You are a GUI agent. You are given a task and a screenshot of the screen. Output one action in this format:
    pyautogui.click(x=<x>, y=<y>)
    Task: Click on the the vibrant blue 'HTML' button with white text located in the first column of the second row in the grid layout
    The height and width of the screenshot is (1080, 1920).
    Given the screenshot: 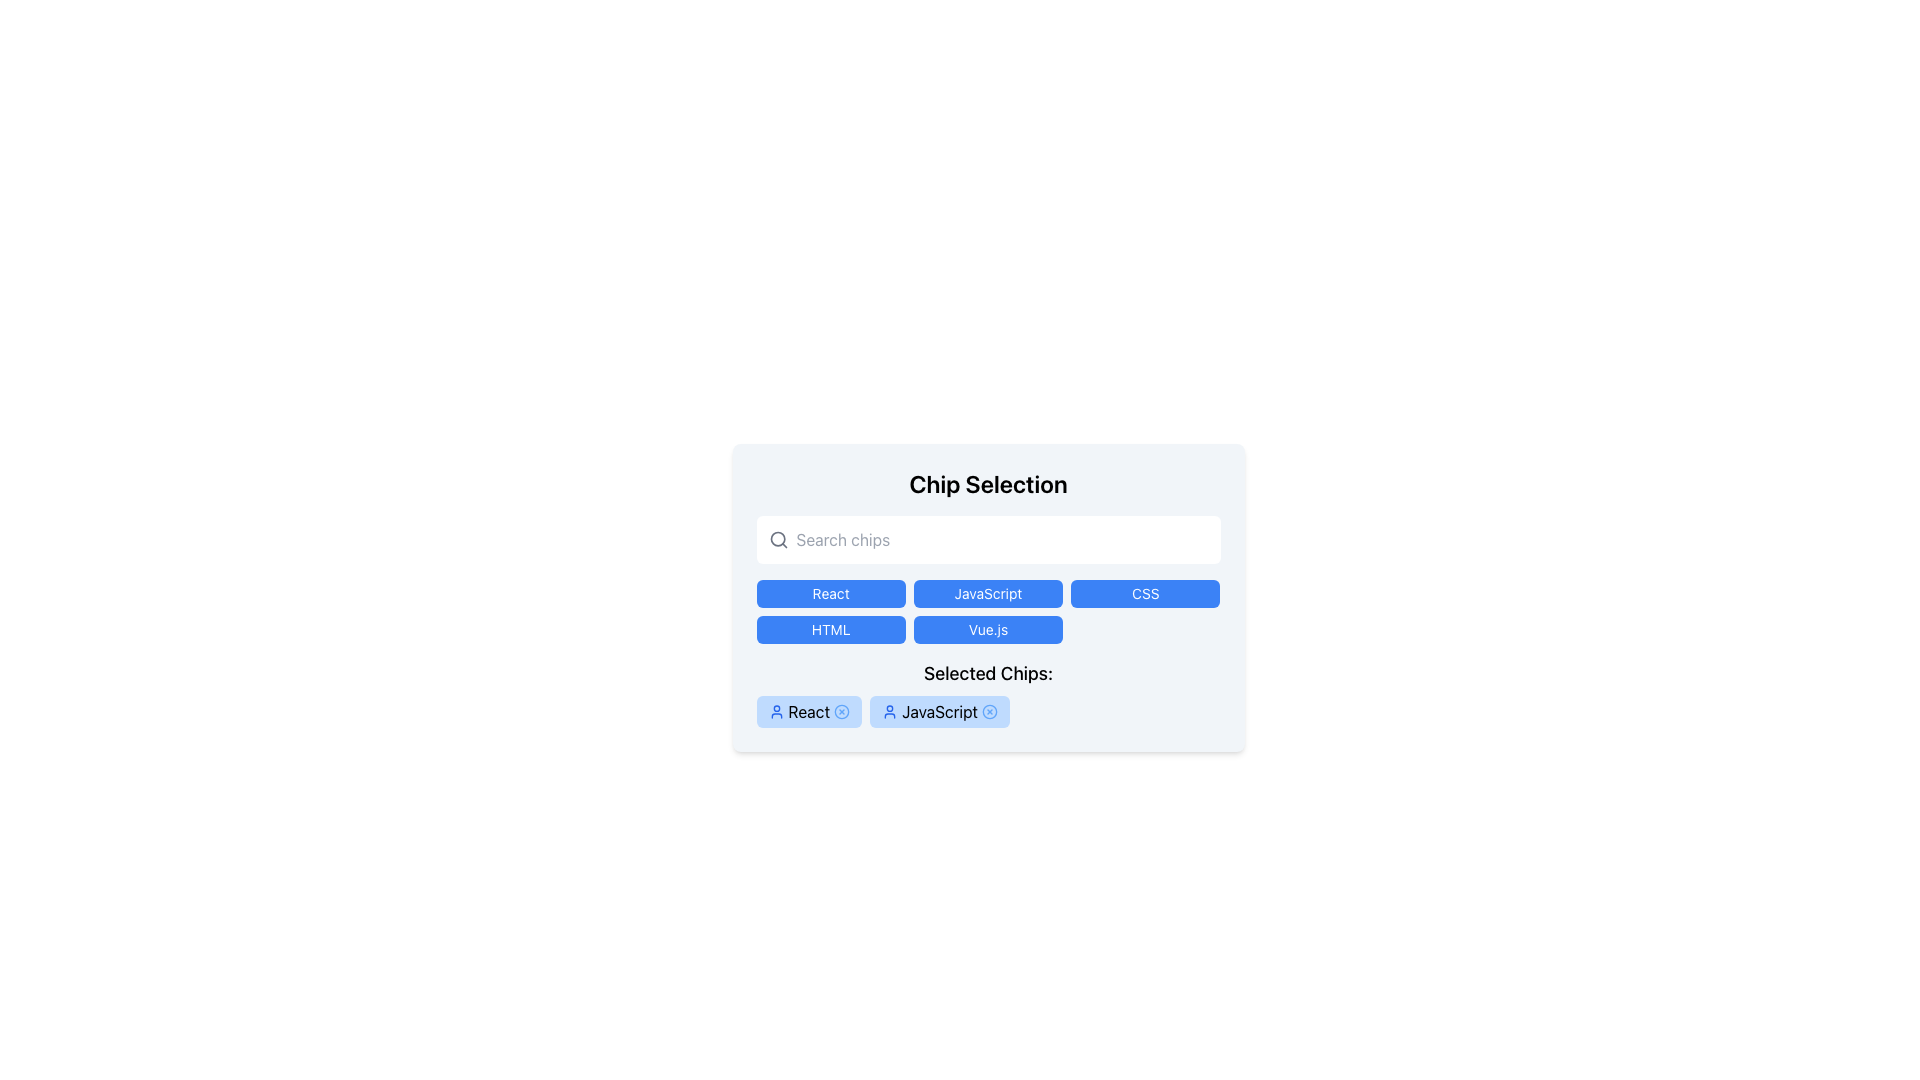 What is the action you would take?
    pyautogui.click(x=831, y=628)
    